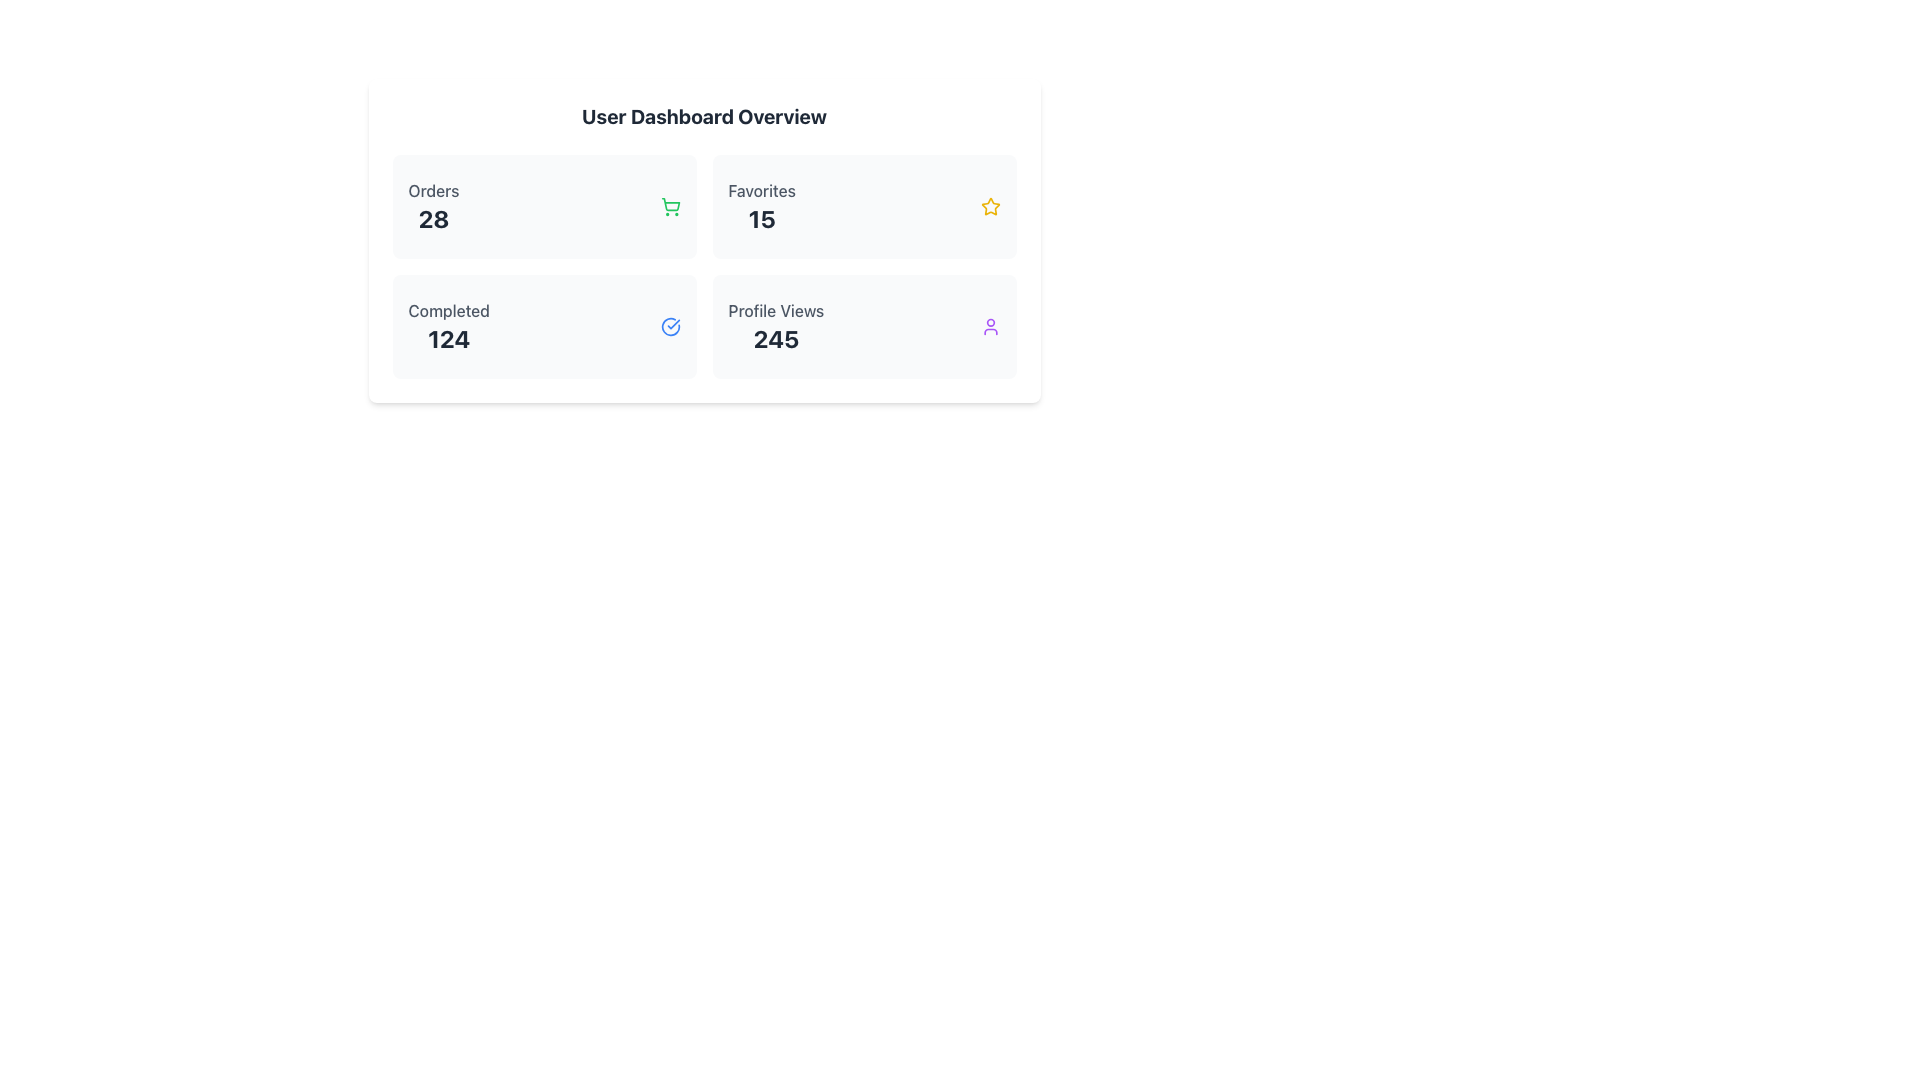 The image size is (1920, 1080). What do you see at coordinates (864, 326) in the screenshot?
I see `the 'Profile Views' Info Card element, which is the fourth card in a grid layout with a light gray background and rounded corners` at bounding box center [864, 326].